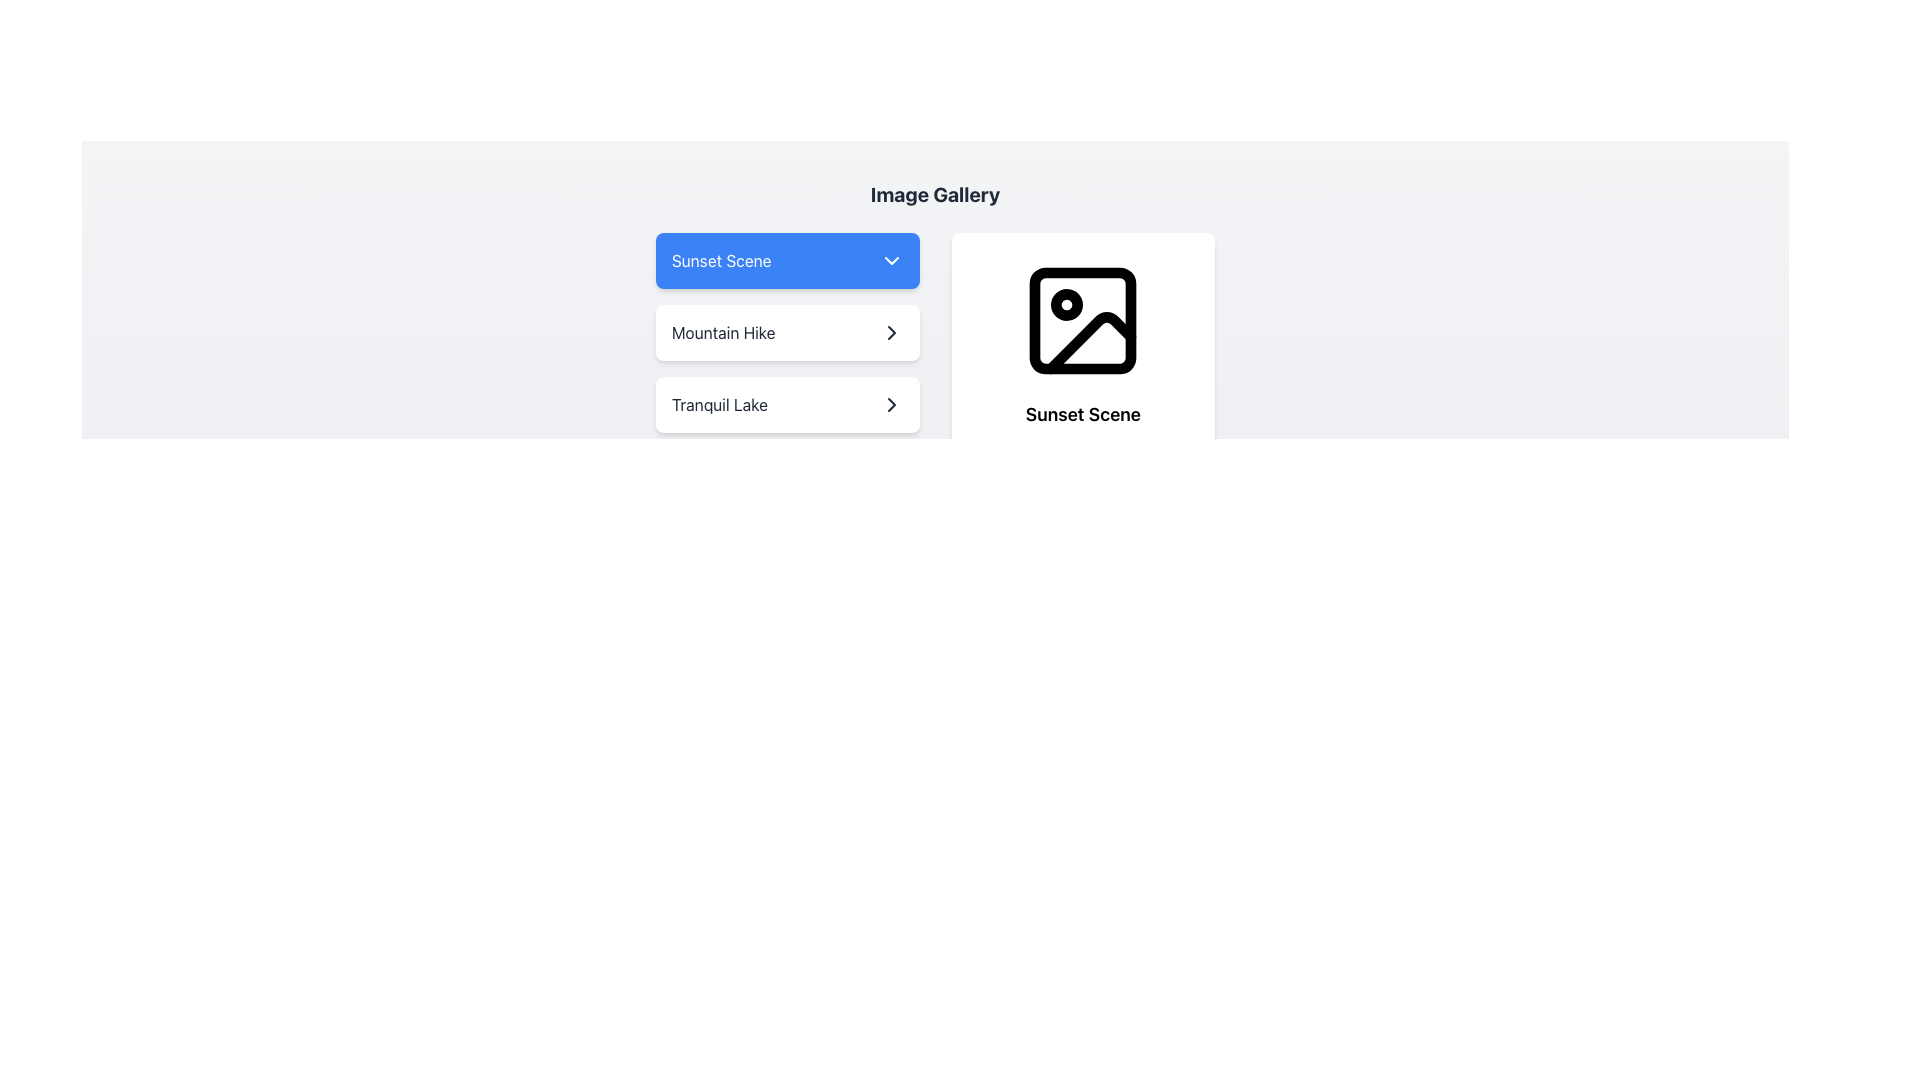  Describe the element at coordinates (890, 331) in the screenshot. I see `the right-pointing chevron icon located at the far-right end of the 'Mountain Hike' selection button` at that location.